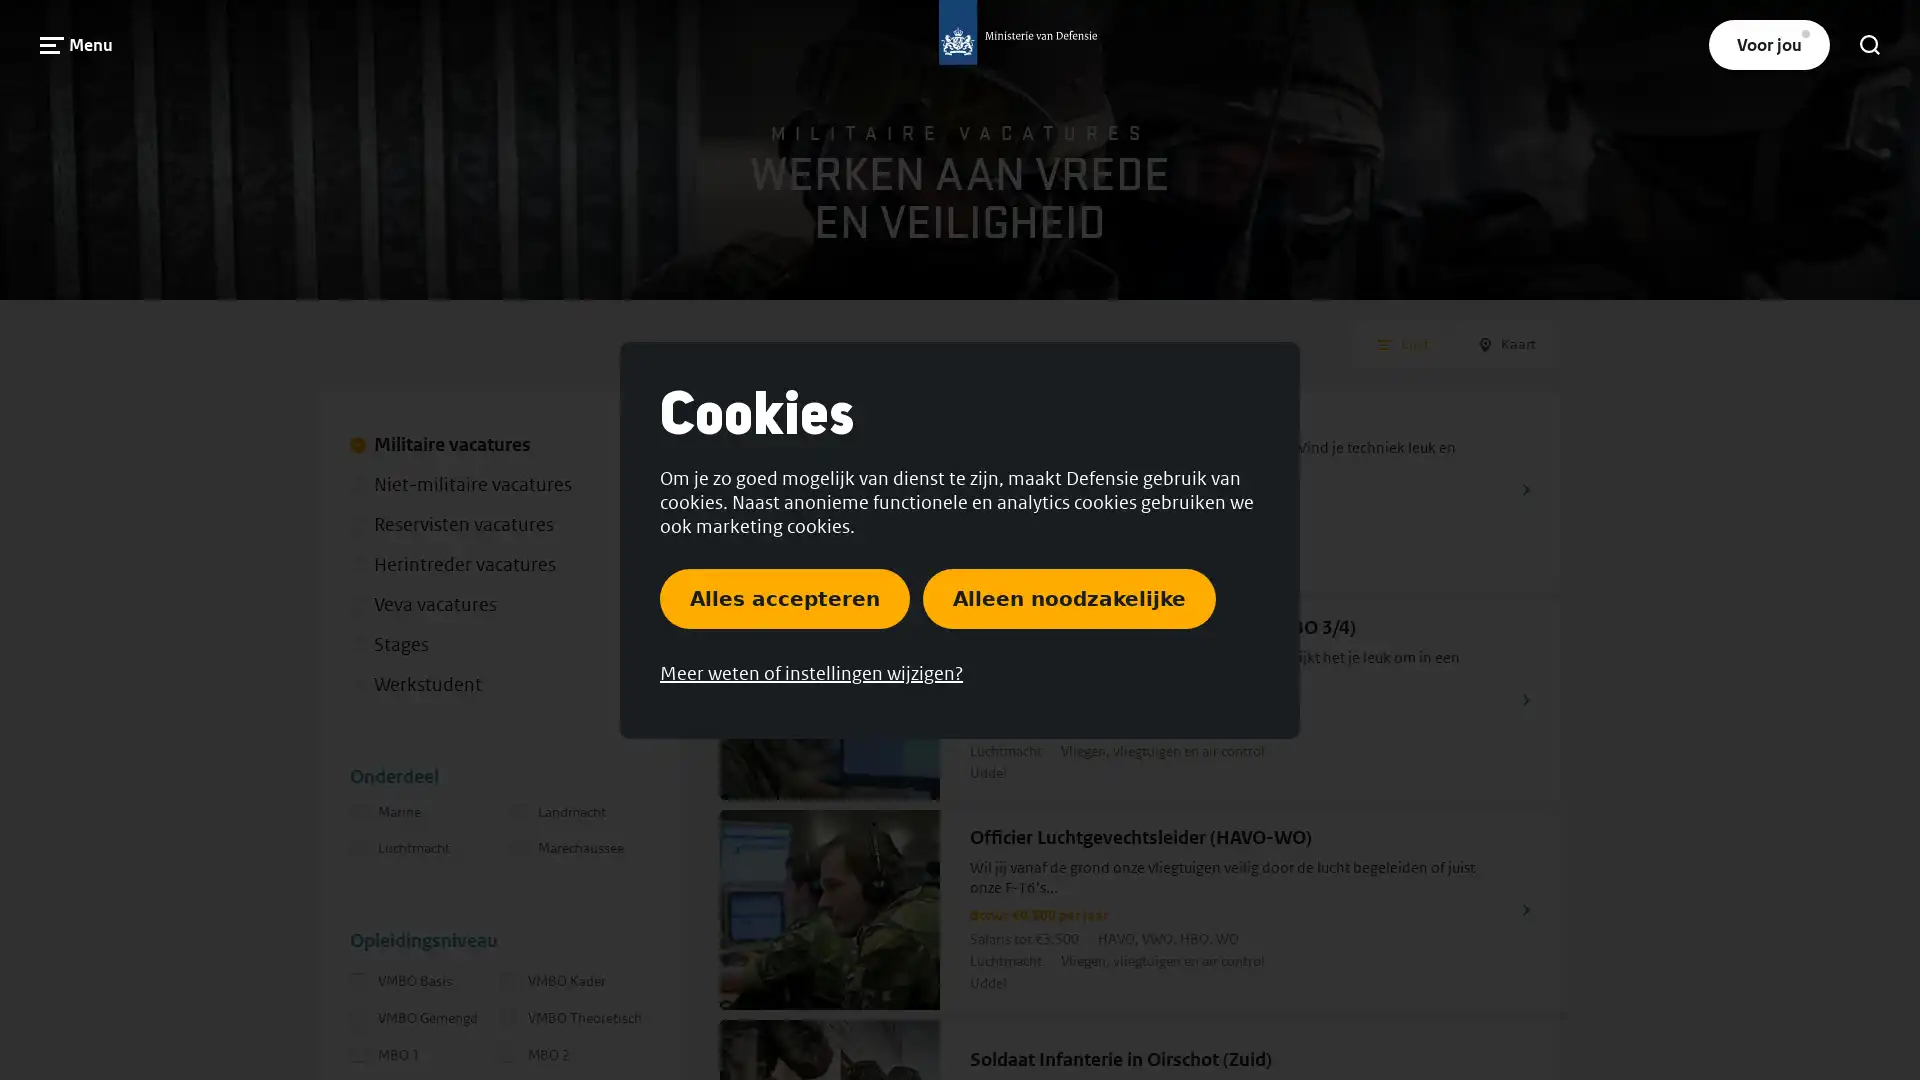 This screenshot has width=1920, height=1080. I want to click on Zoeken openen, so click(1869, 45).